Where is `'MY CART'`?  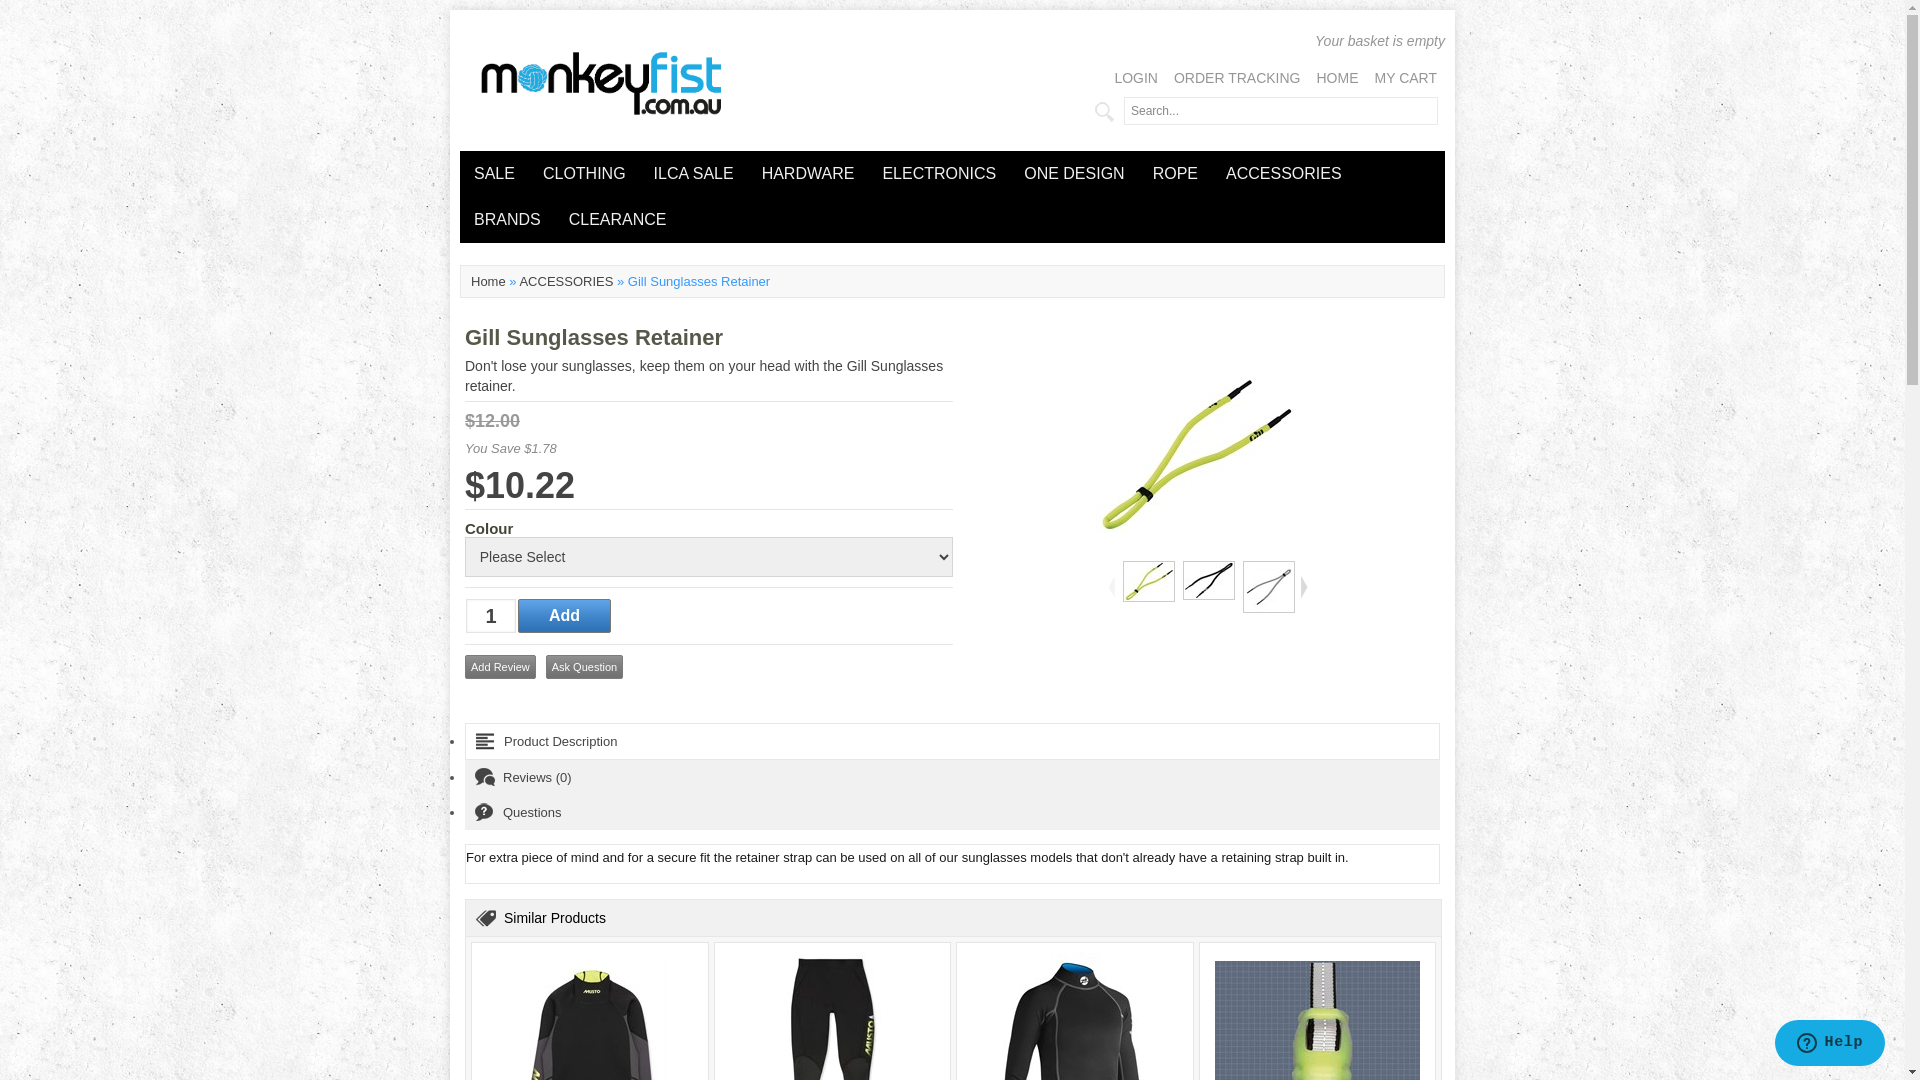 'MY CART' is located at coordinates (1365, 76).